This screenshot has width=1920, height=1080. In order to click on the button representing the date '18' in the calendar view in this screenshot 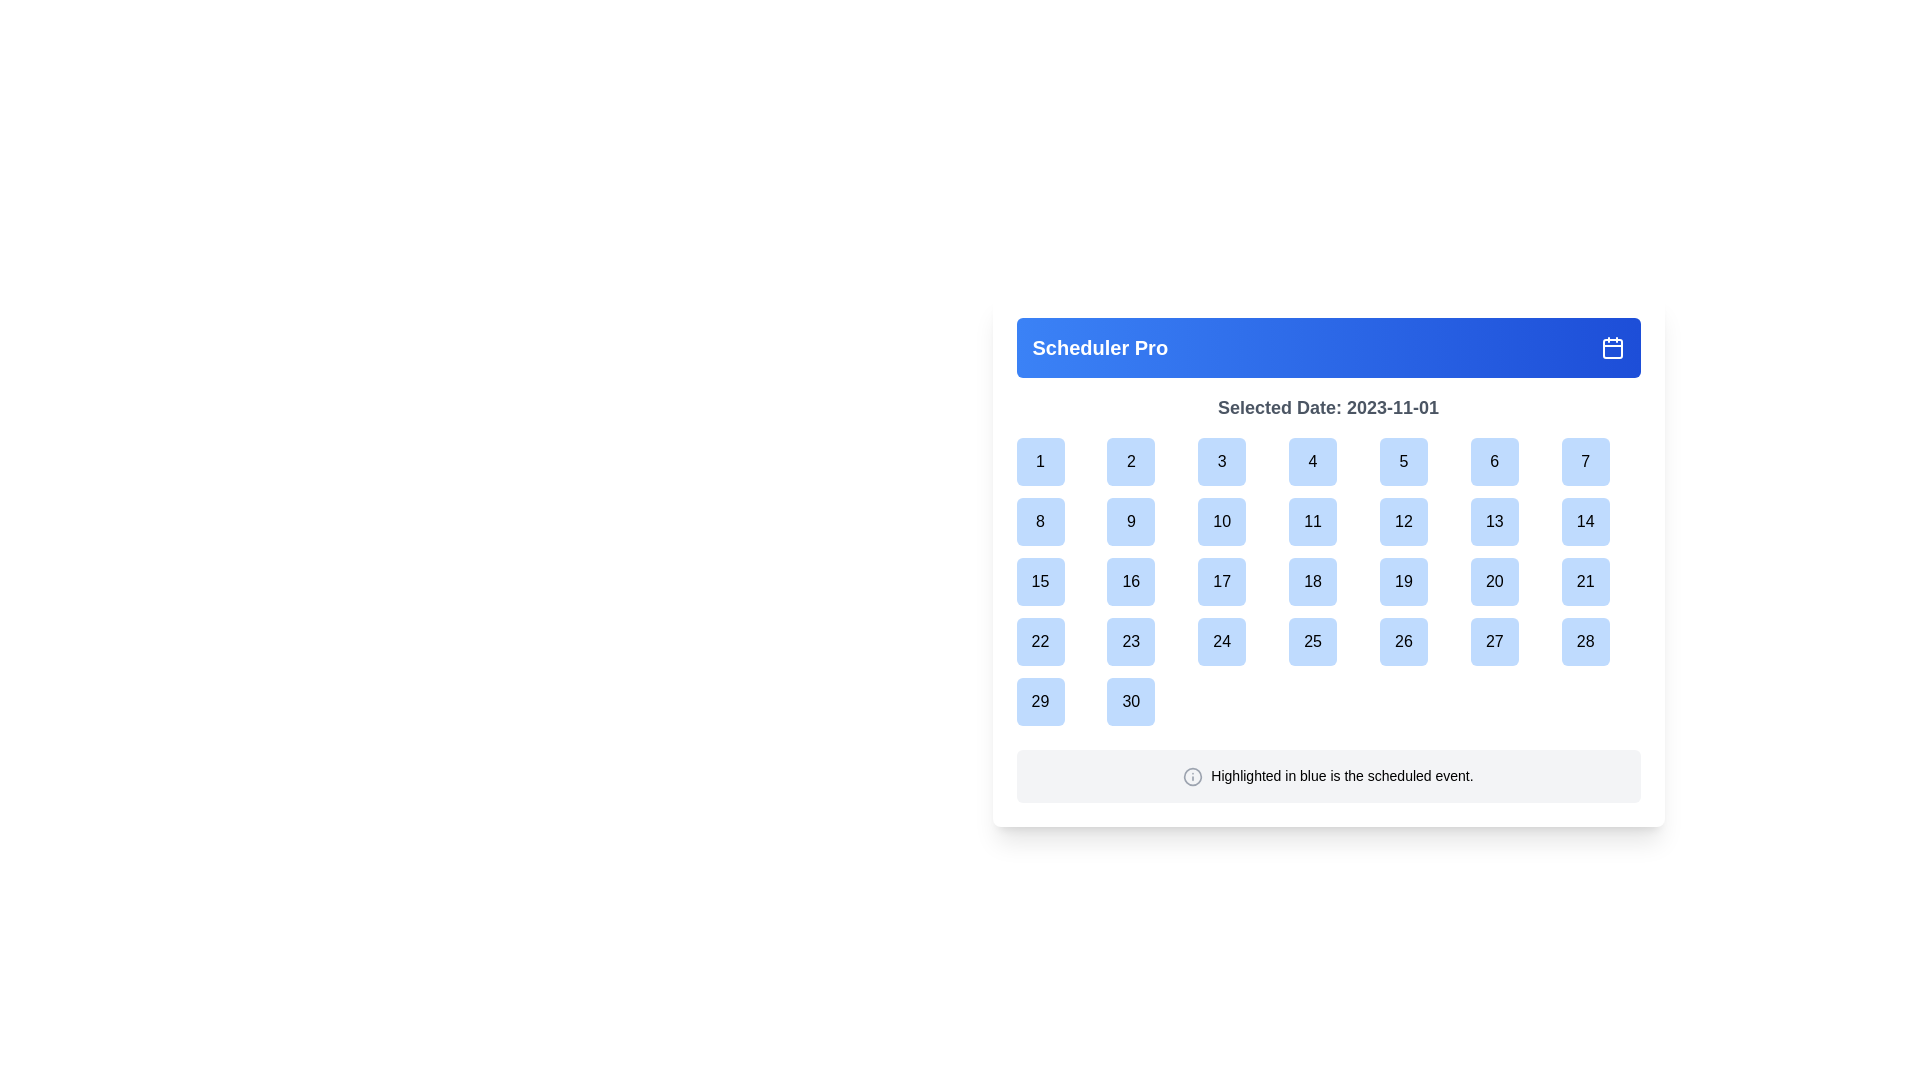, I will do `click(1328, 582)`.